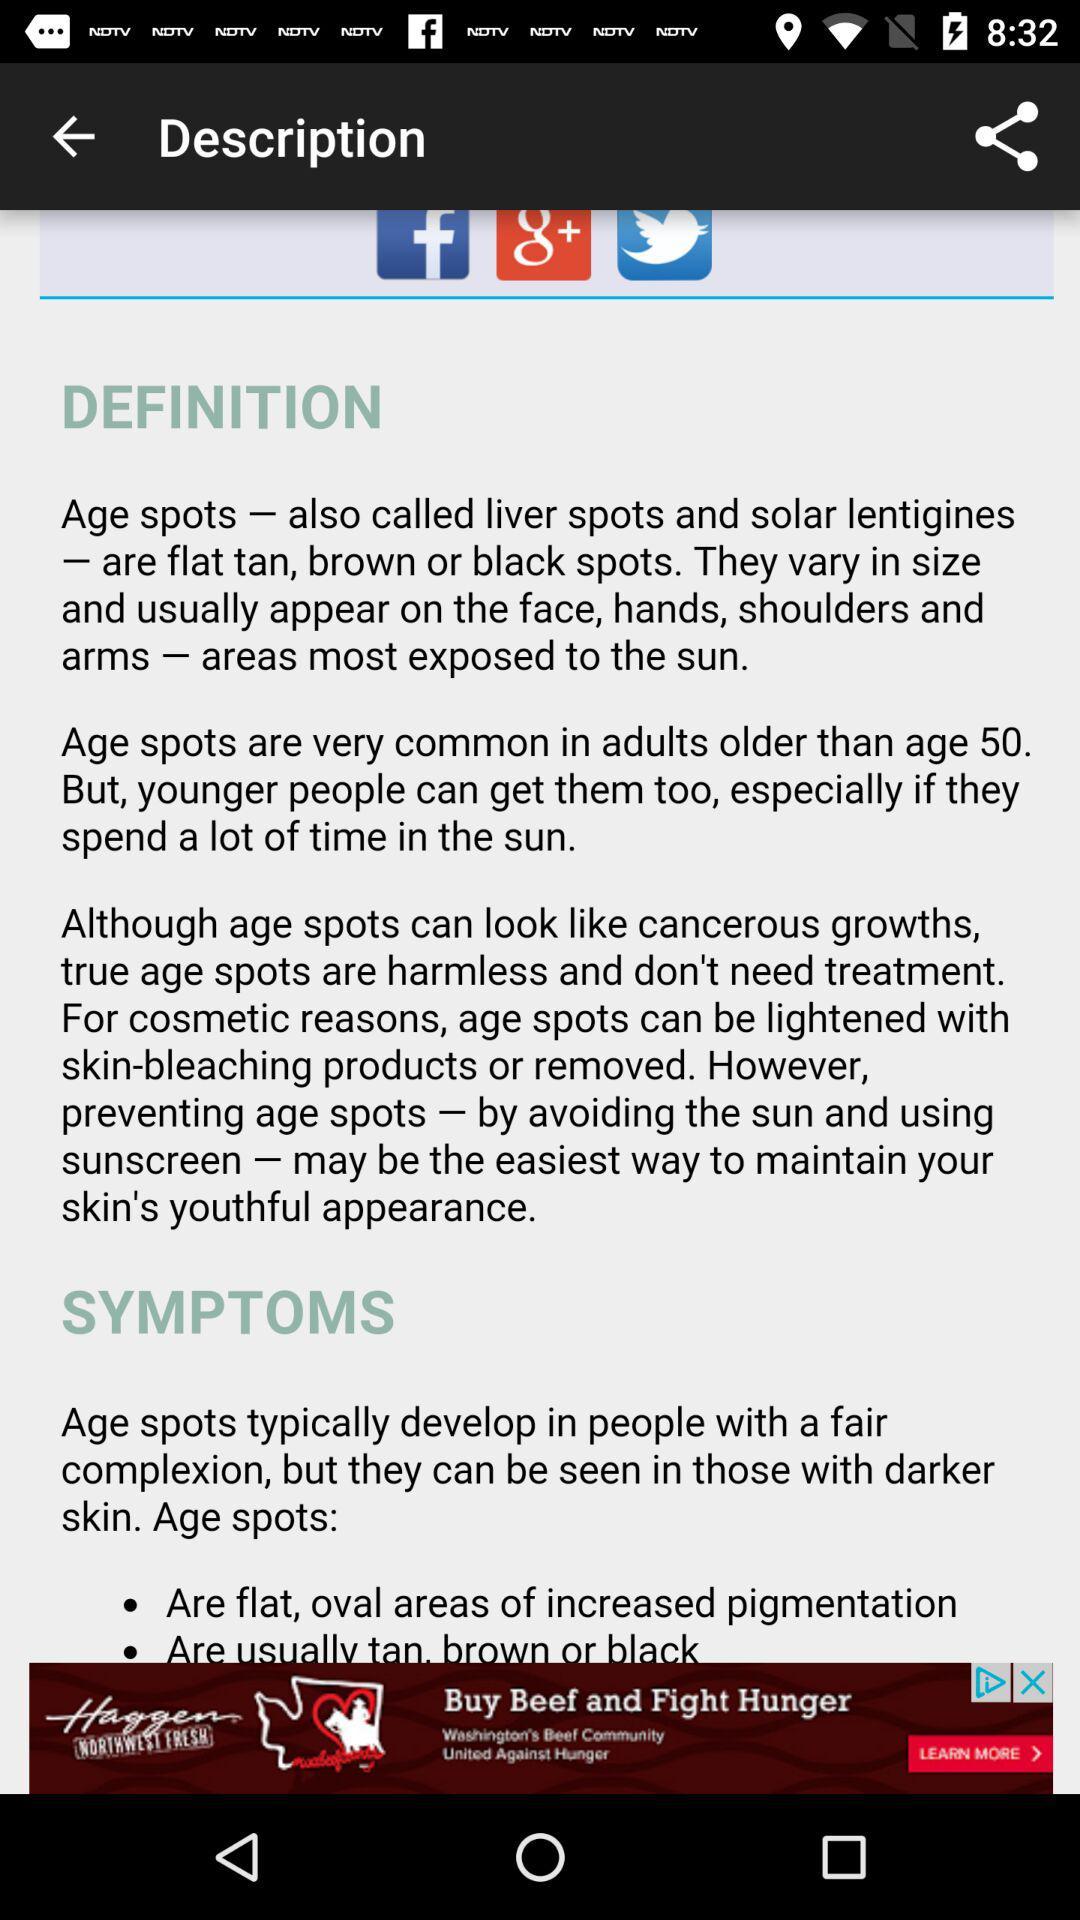 The height and width of the screenshot is (1920, 1080). Describe the element at coordinates (546, 252) in the screenshot. I see `google box option` at that location.